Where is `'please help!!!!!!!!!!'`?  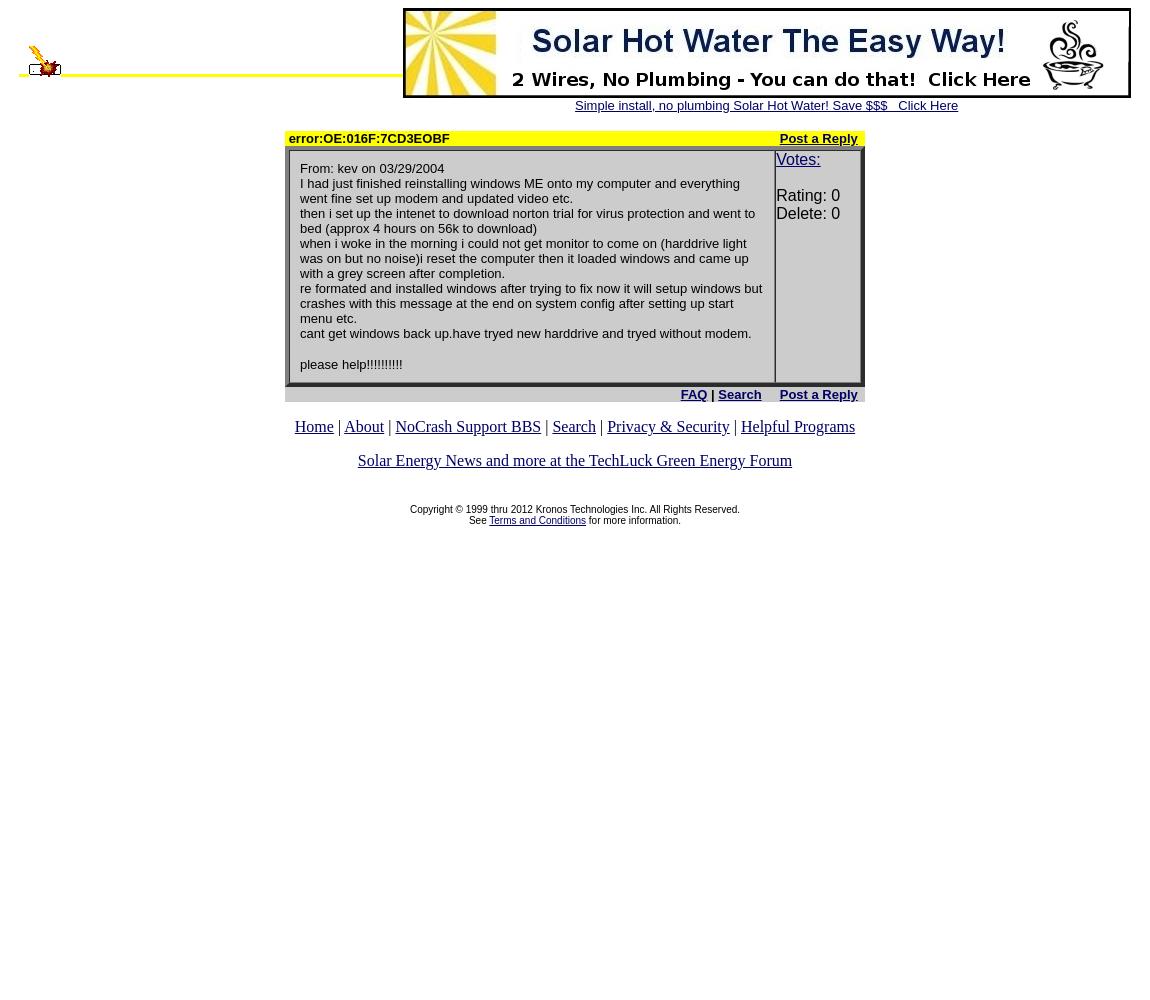
'please help!!!!!!!!!!' is located at coordinates (300, 363).